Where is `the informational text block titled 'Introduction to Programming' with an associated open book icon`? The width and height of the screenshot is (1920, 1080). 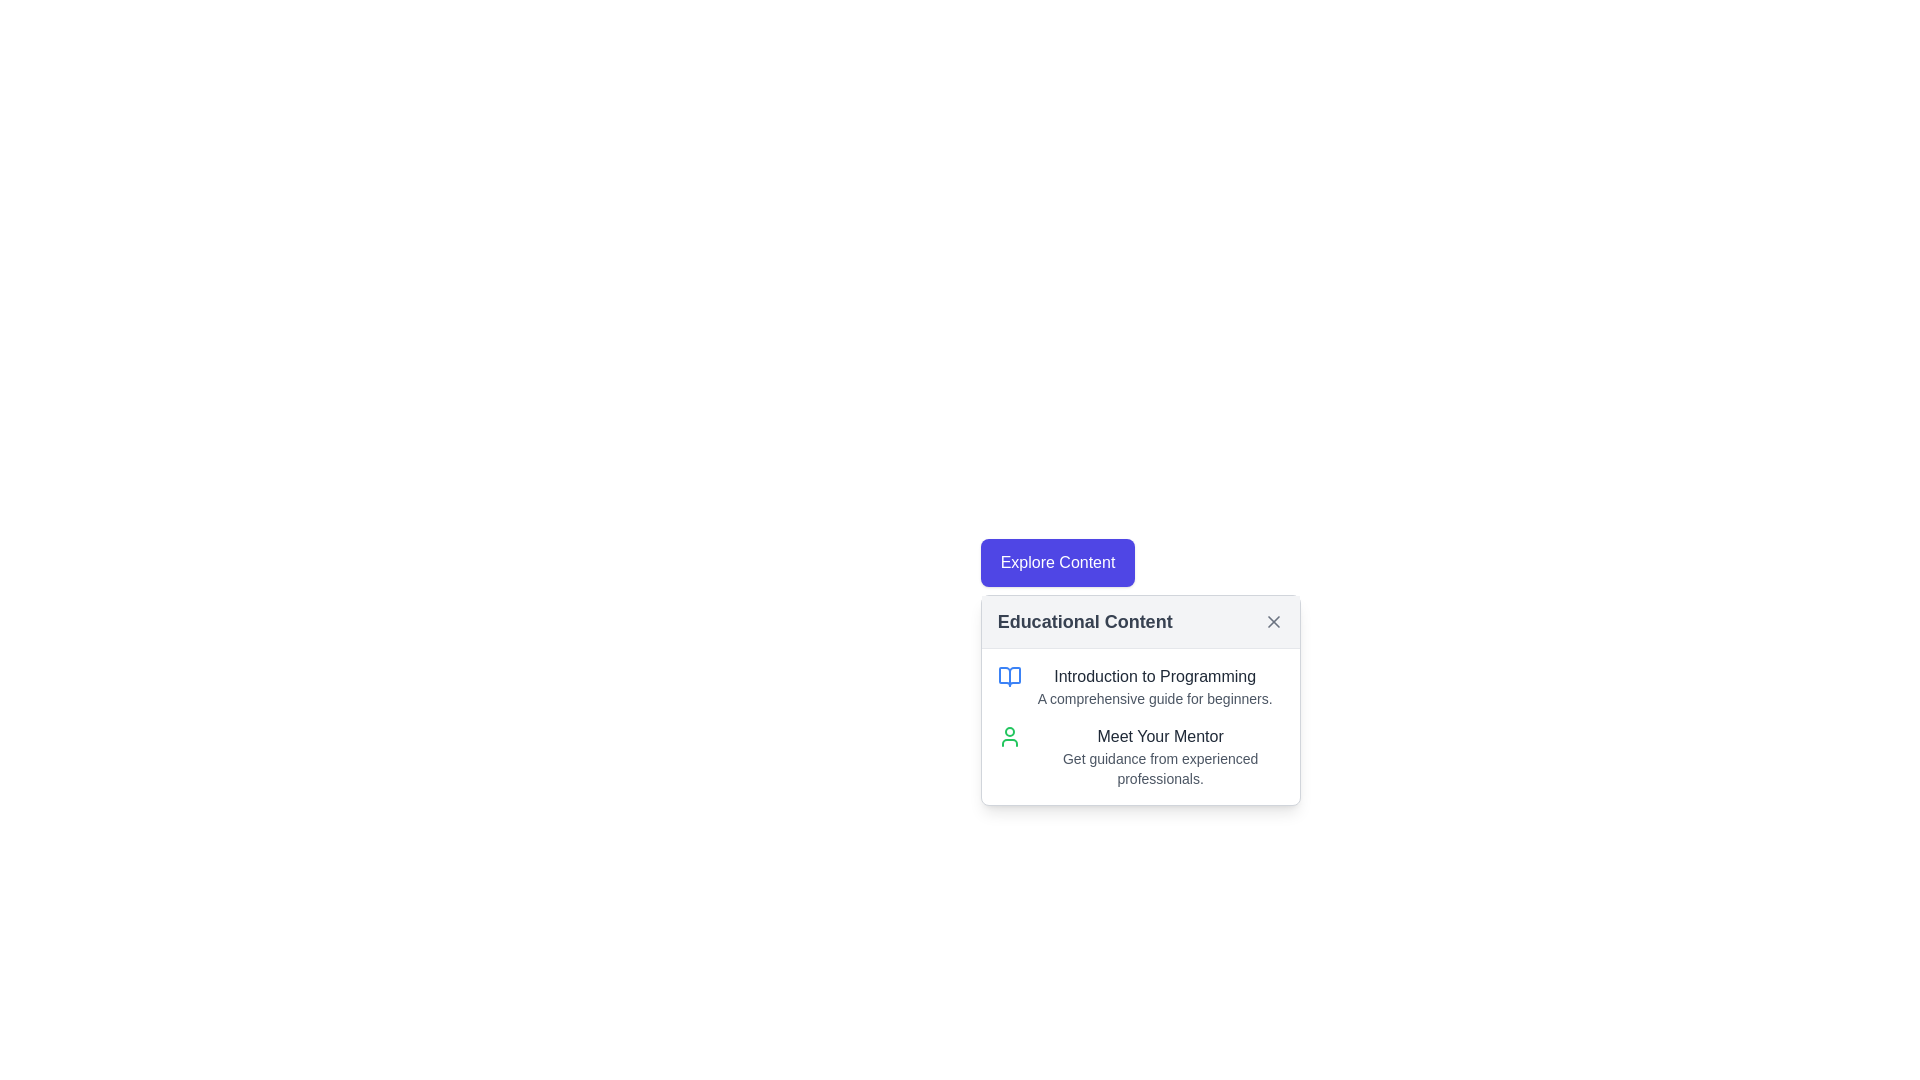
the informational text block titled 'Introduction to Programming' with an associated open book icon is located at coordinates (1140, 685).